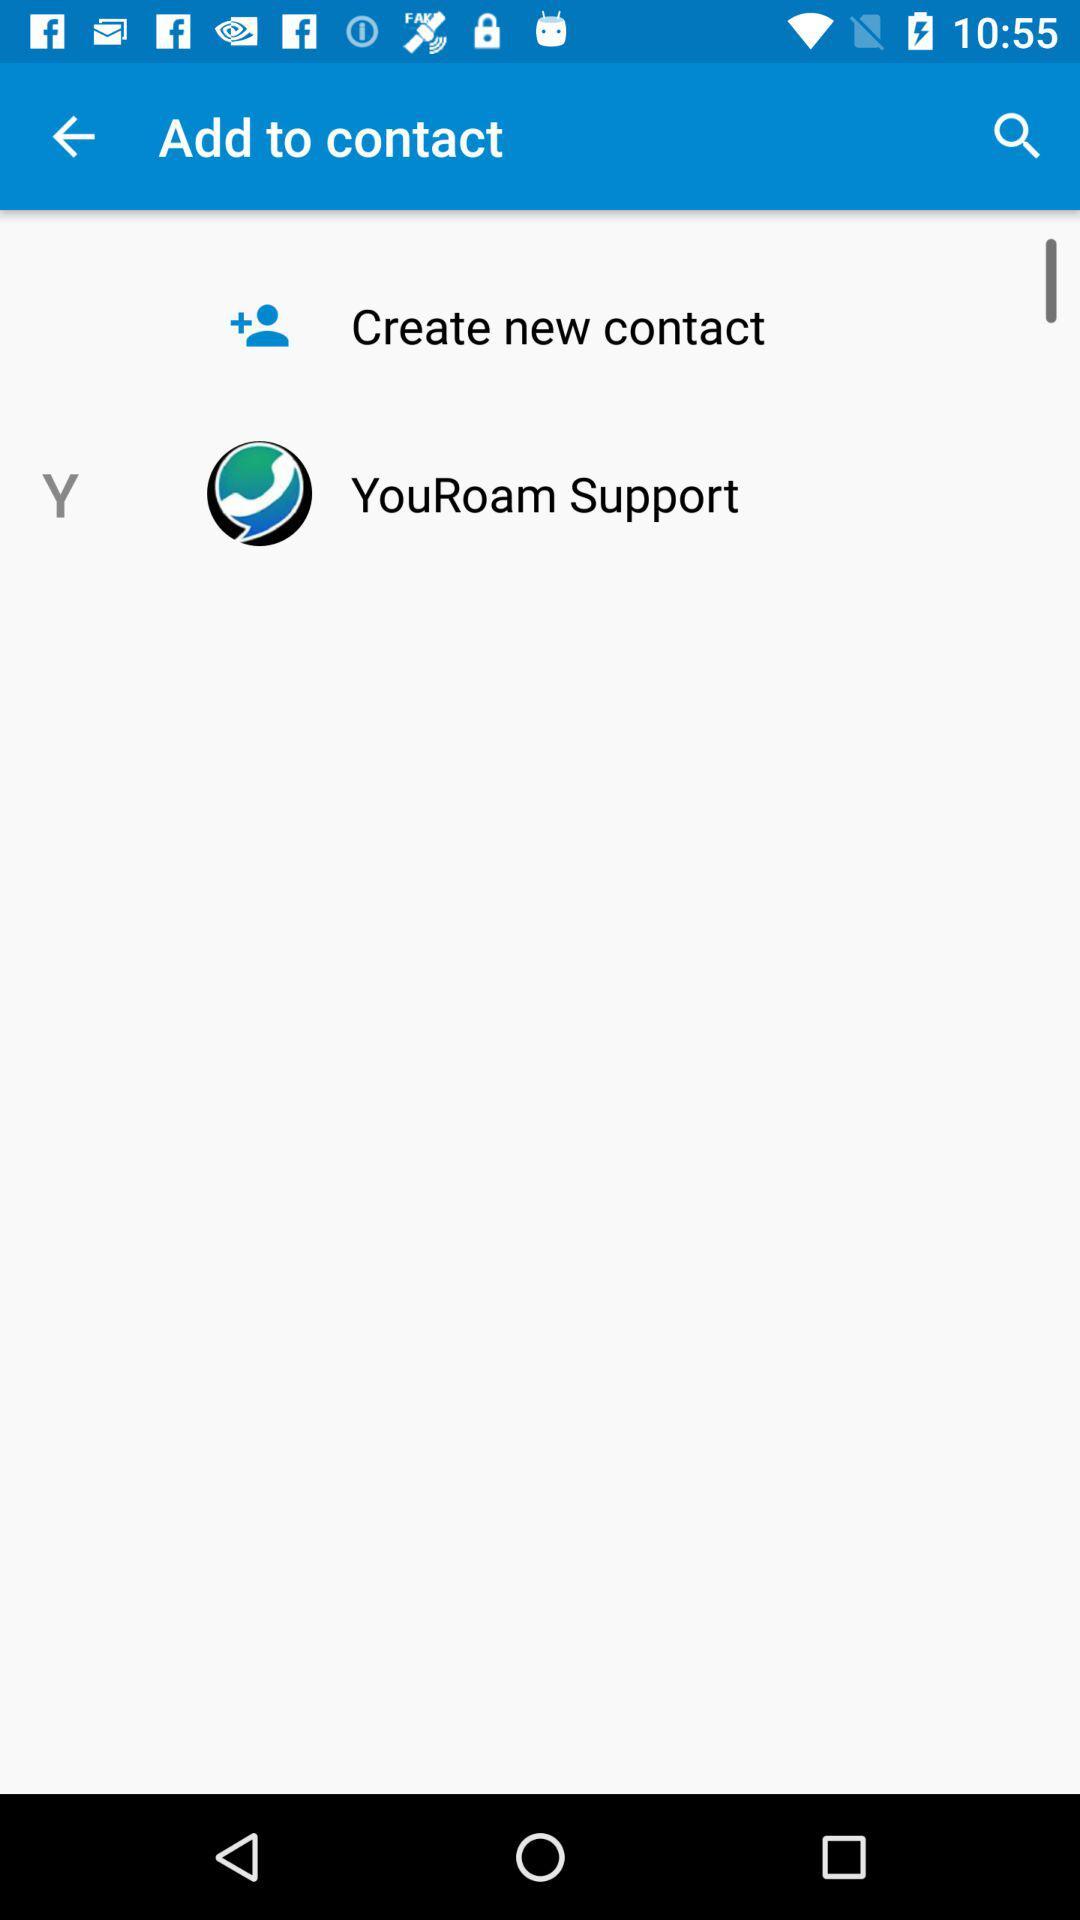 The image size is (1080, 1920). I want to click on app above the create new contact, so click(1017, 135).